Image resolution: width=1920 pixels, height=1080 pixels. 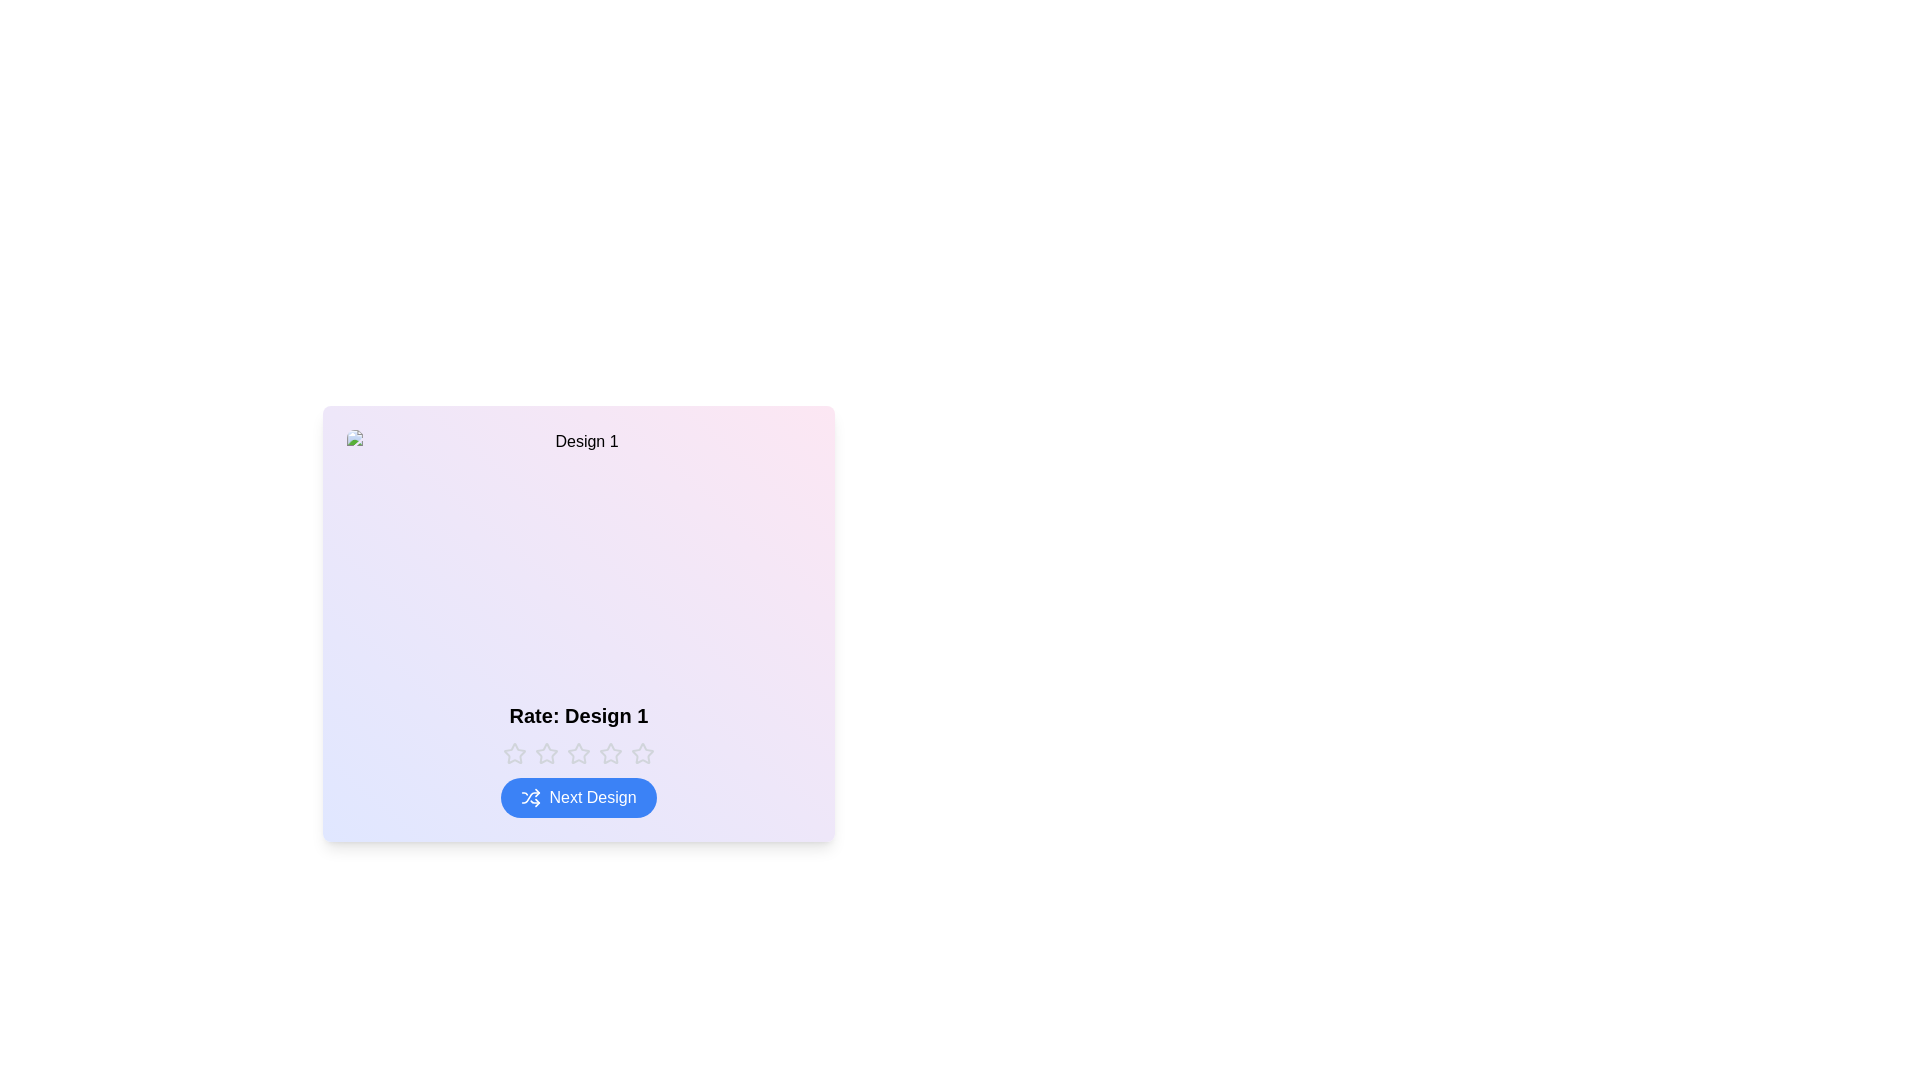 What do you see at coordinates (578, 558) in the screenshot?
I see `the displayed image to inspect it` at bounding box center [578, 558].